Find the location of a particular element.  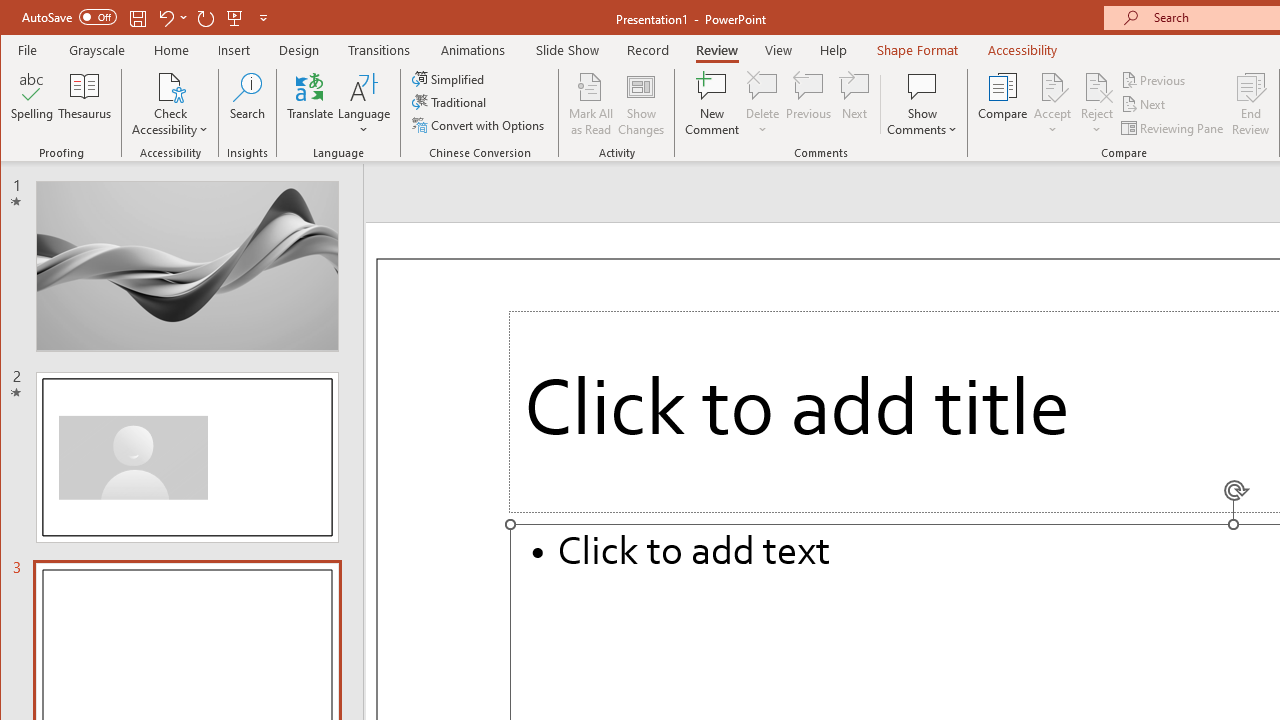

'Compare' is located at coordinates (1002, 104).